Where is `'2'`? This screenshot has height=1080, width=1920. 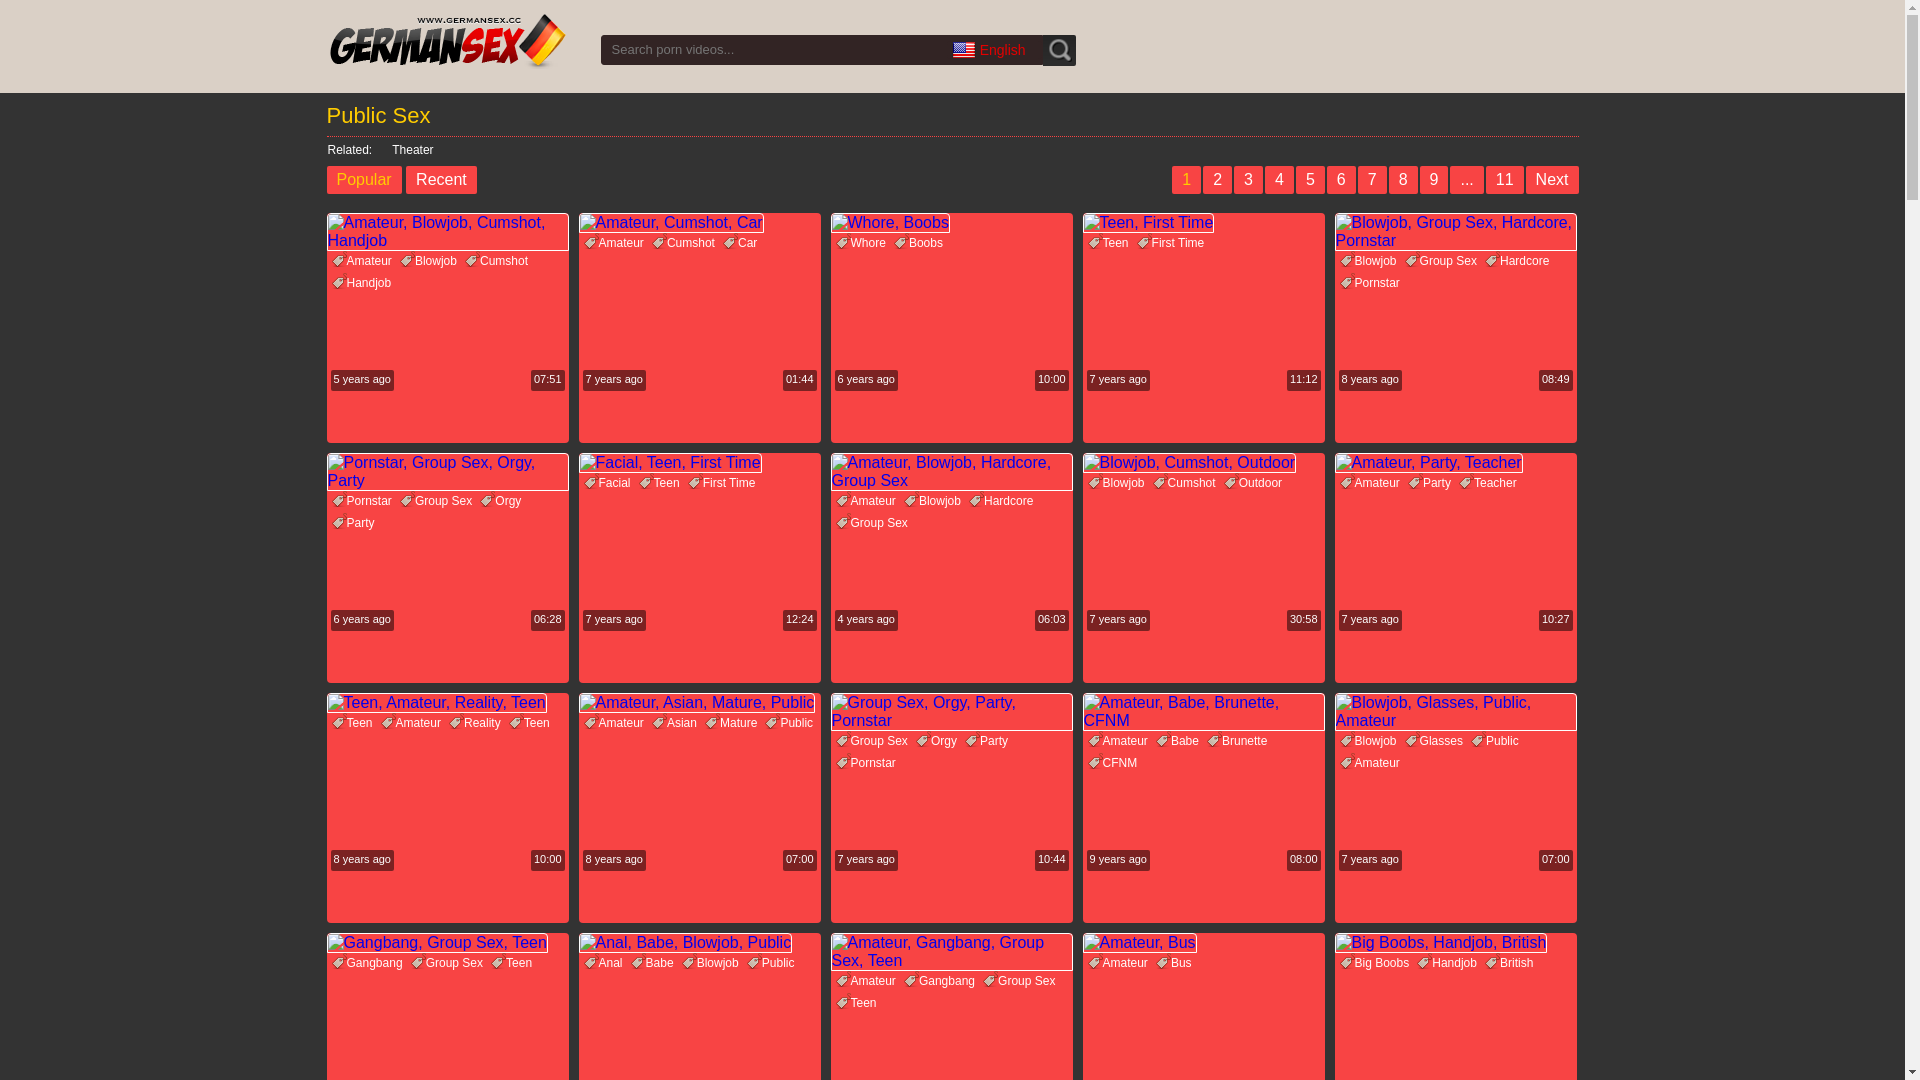 '2' is located at coordinates (1202, 180).